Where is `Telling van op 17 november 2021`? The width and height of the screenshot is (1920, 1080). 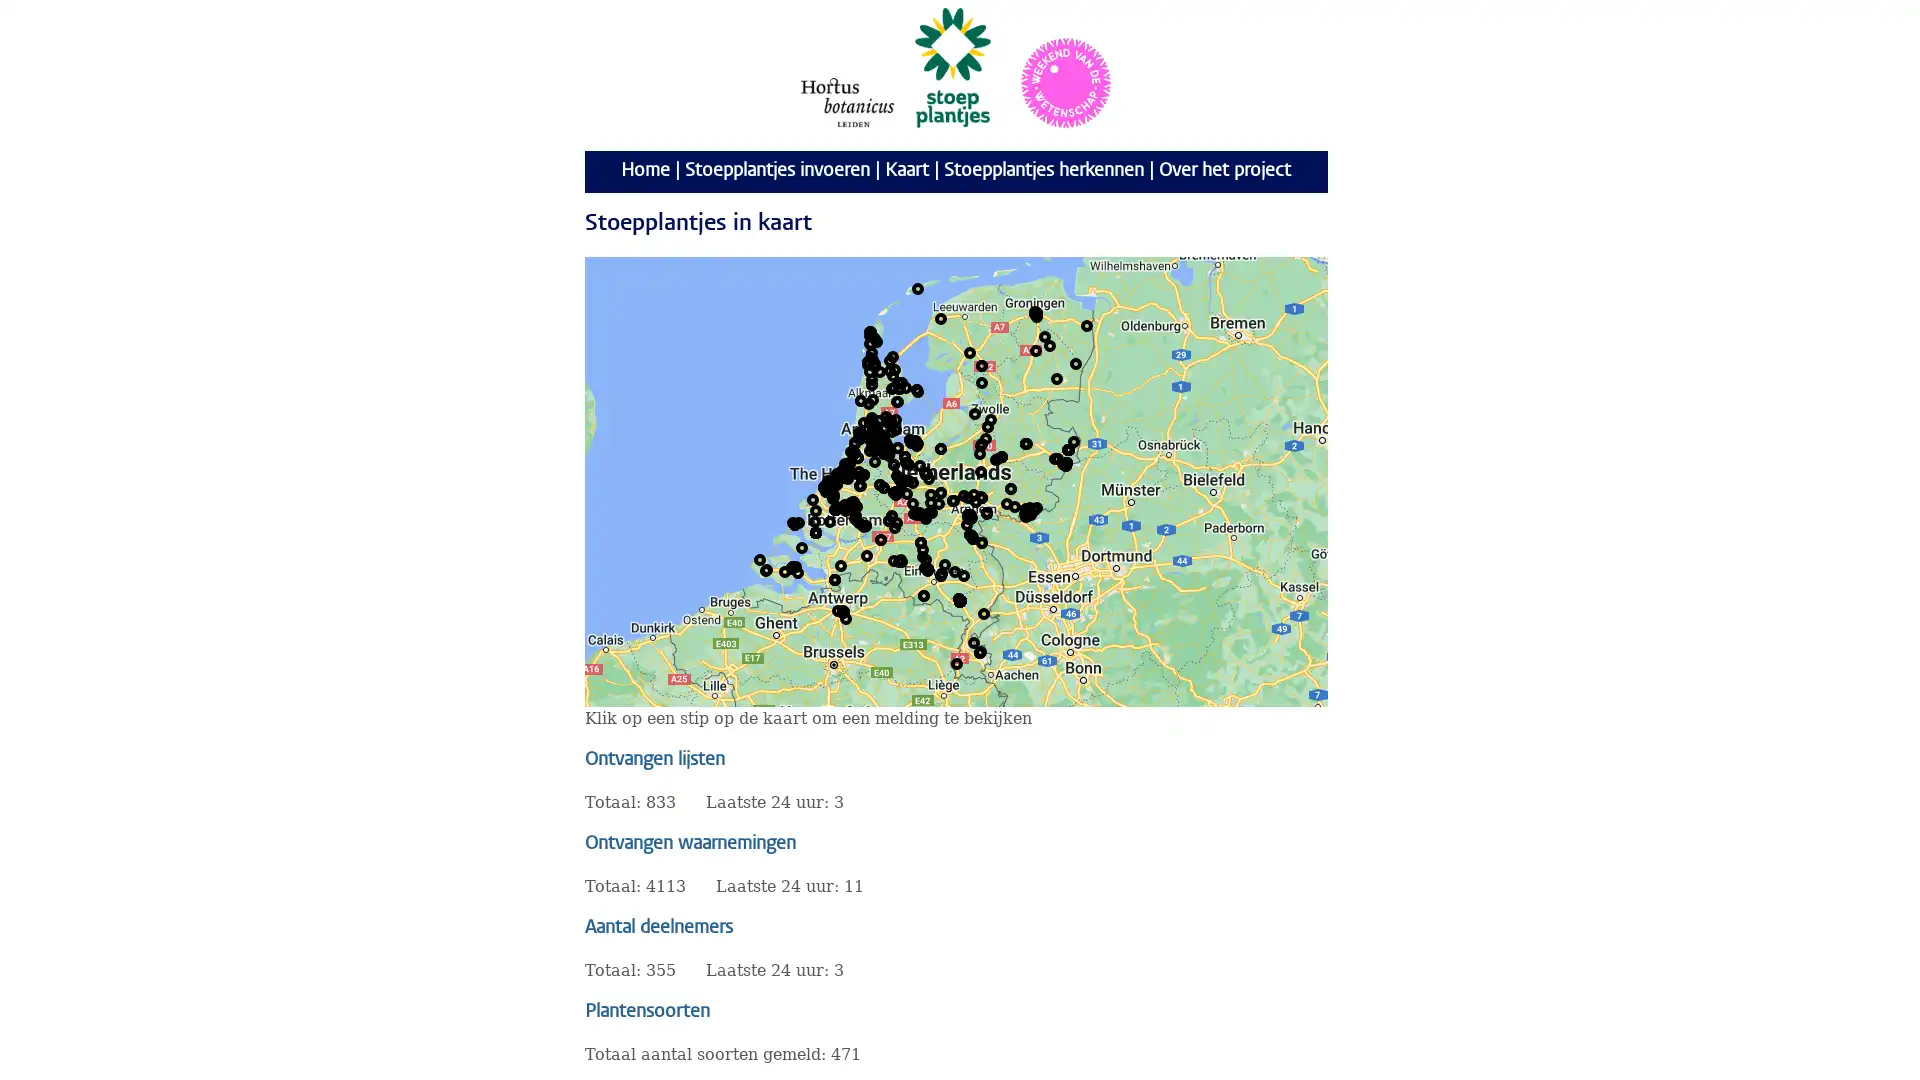 Telling van op 17 november 2021 is located at coordinates (870, 419).